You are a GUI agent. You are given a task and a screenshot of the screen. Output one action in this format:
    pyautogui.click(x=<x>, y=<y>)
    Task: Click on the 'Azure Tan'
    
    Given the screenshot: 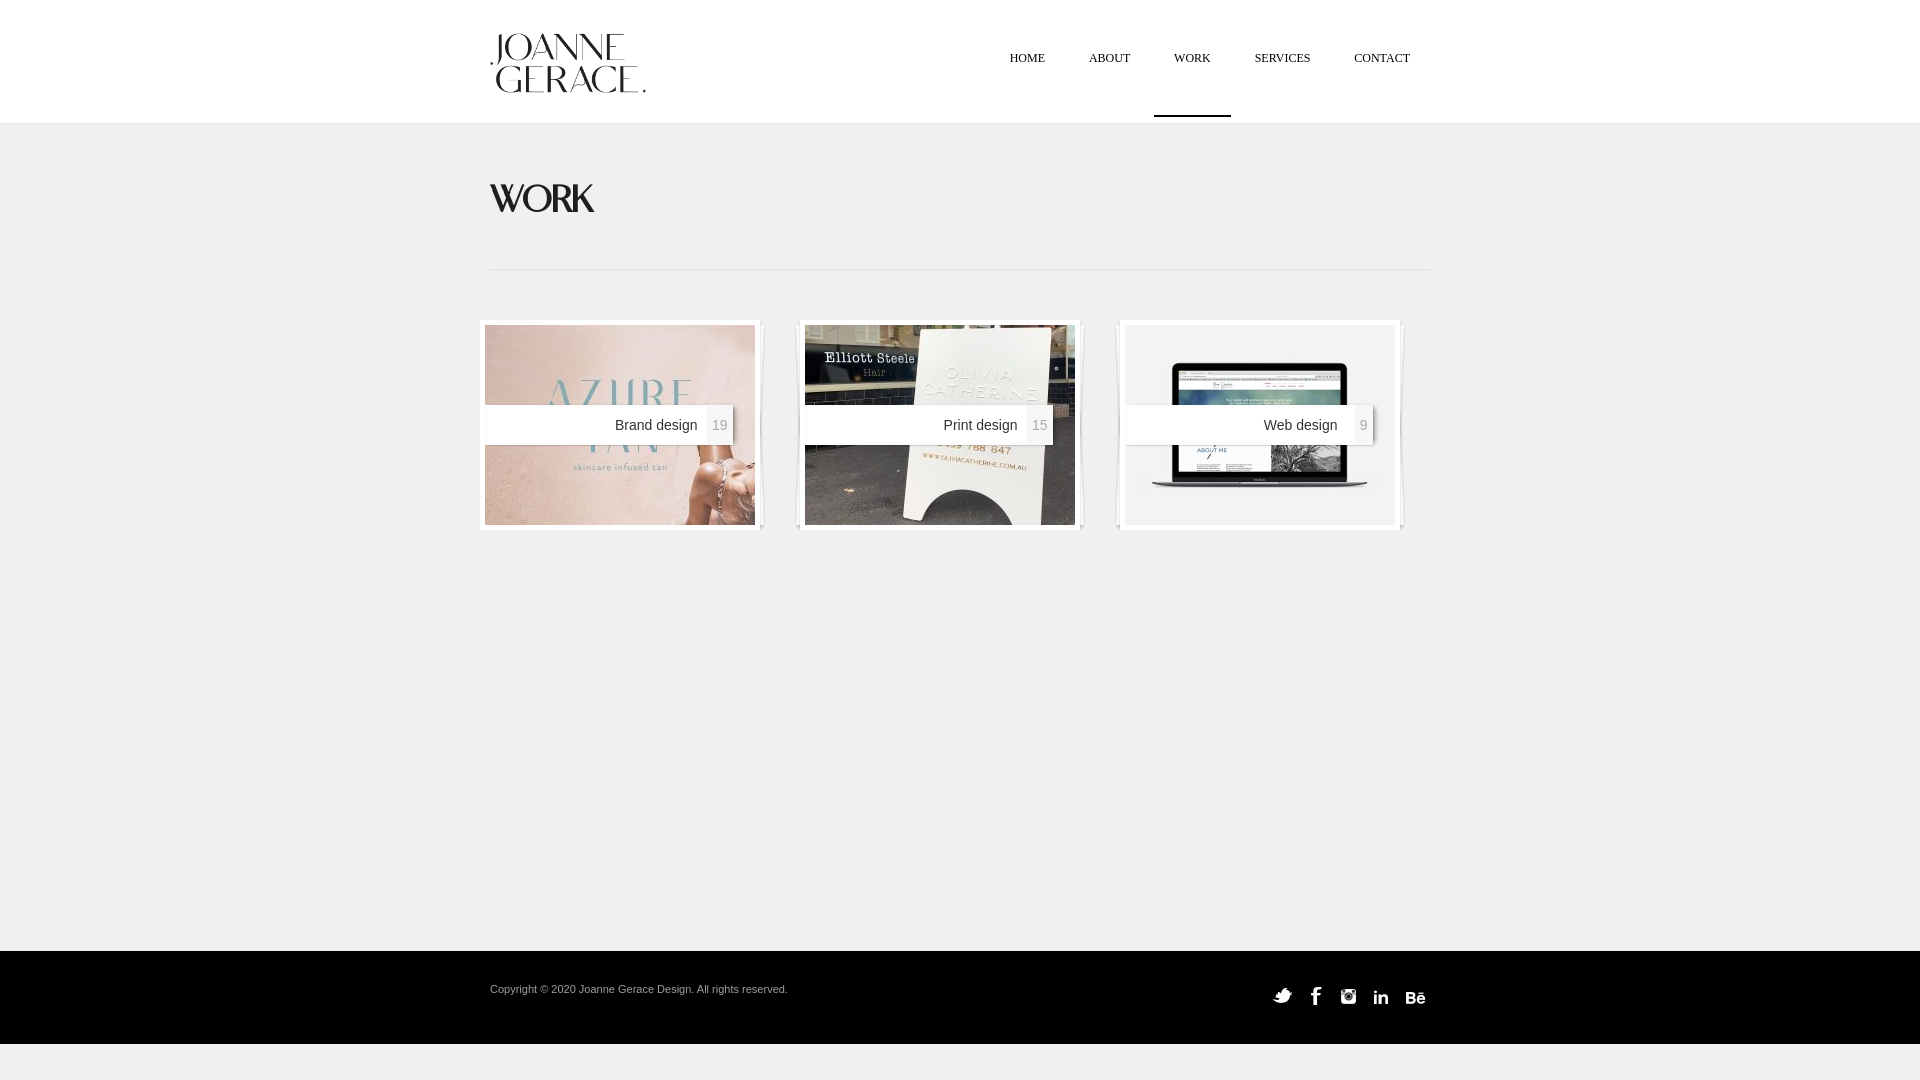 What is the action you would take?
    pyautogui.click(x=618, y=423)
    